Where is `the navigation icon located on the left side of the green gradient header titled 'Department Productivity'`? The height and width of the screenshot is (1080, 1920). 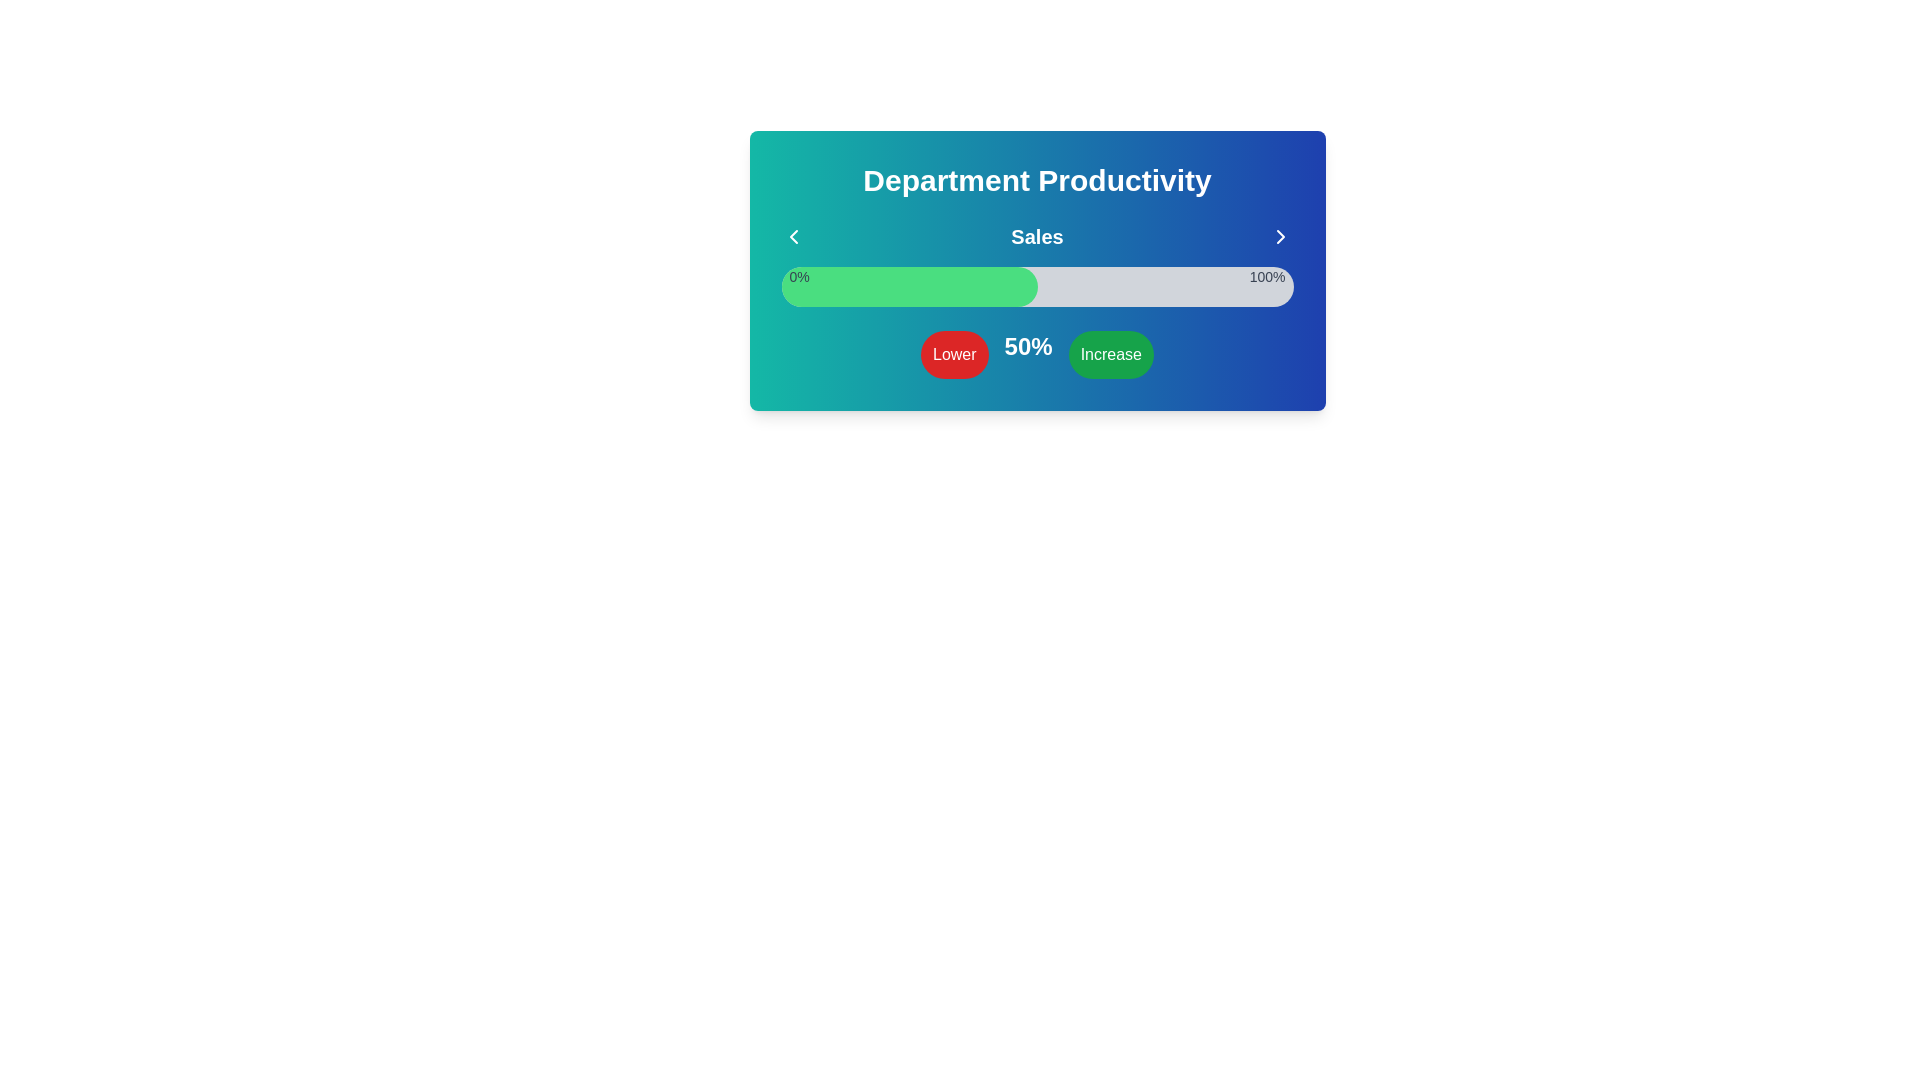
the navigation icon located on the left side of the green gradient header titled 'Department Productivity' is located at coordinates (792, 235).